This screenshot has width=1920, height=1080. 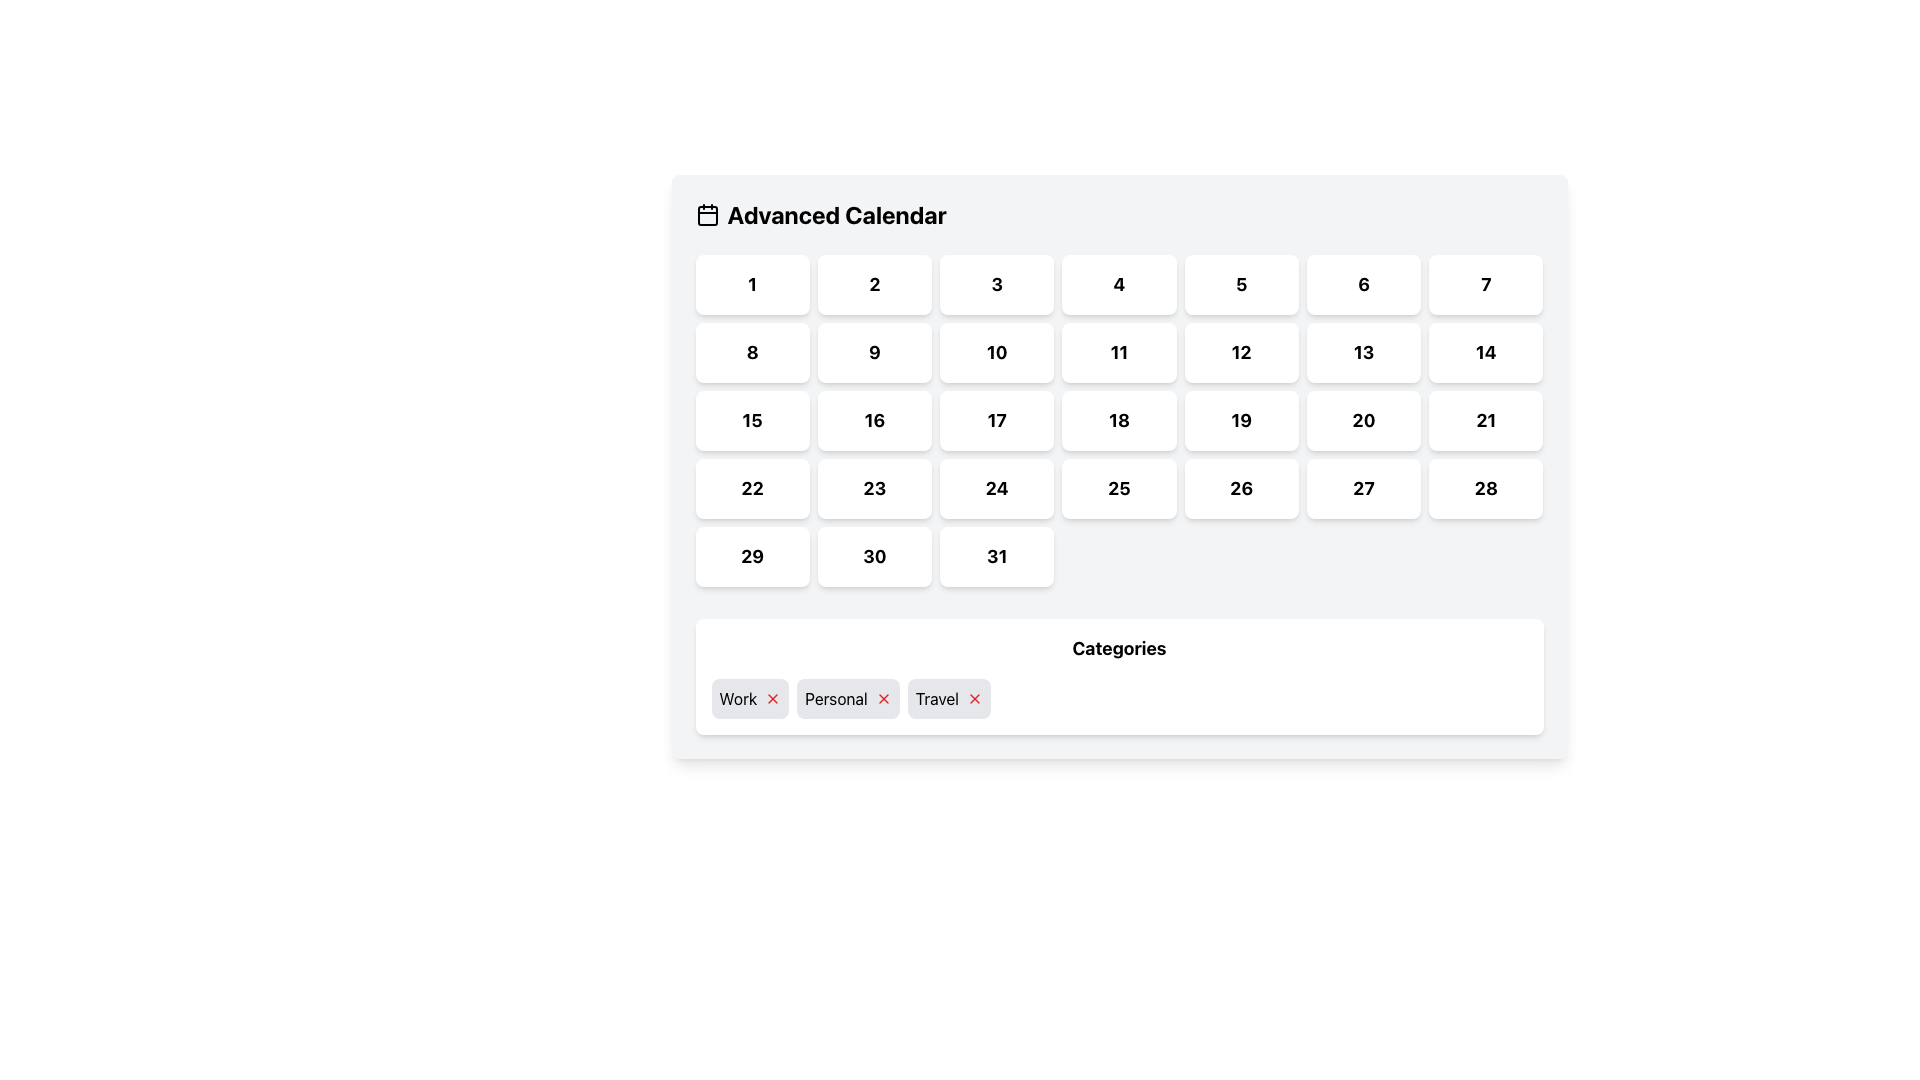 What do you see at coordinates (1486, 284) in the screenshot?
I see `the text element displaying the number '7' which is positioned in the second row of a calendar grid interface, within a white, rounded rectangle` at bounding box center [1486, 284].